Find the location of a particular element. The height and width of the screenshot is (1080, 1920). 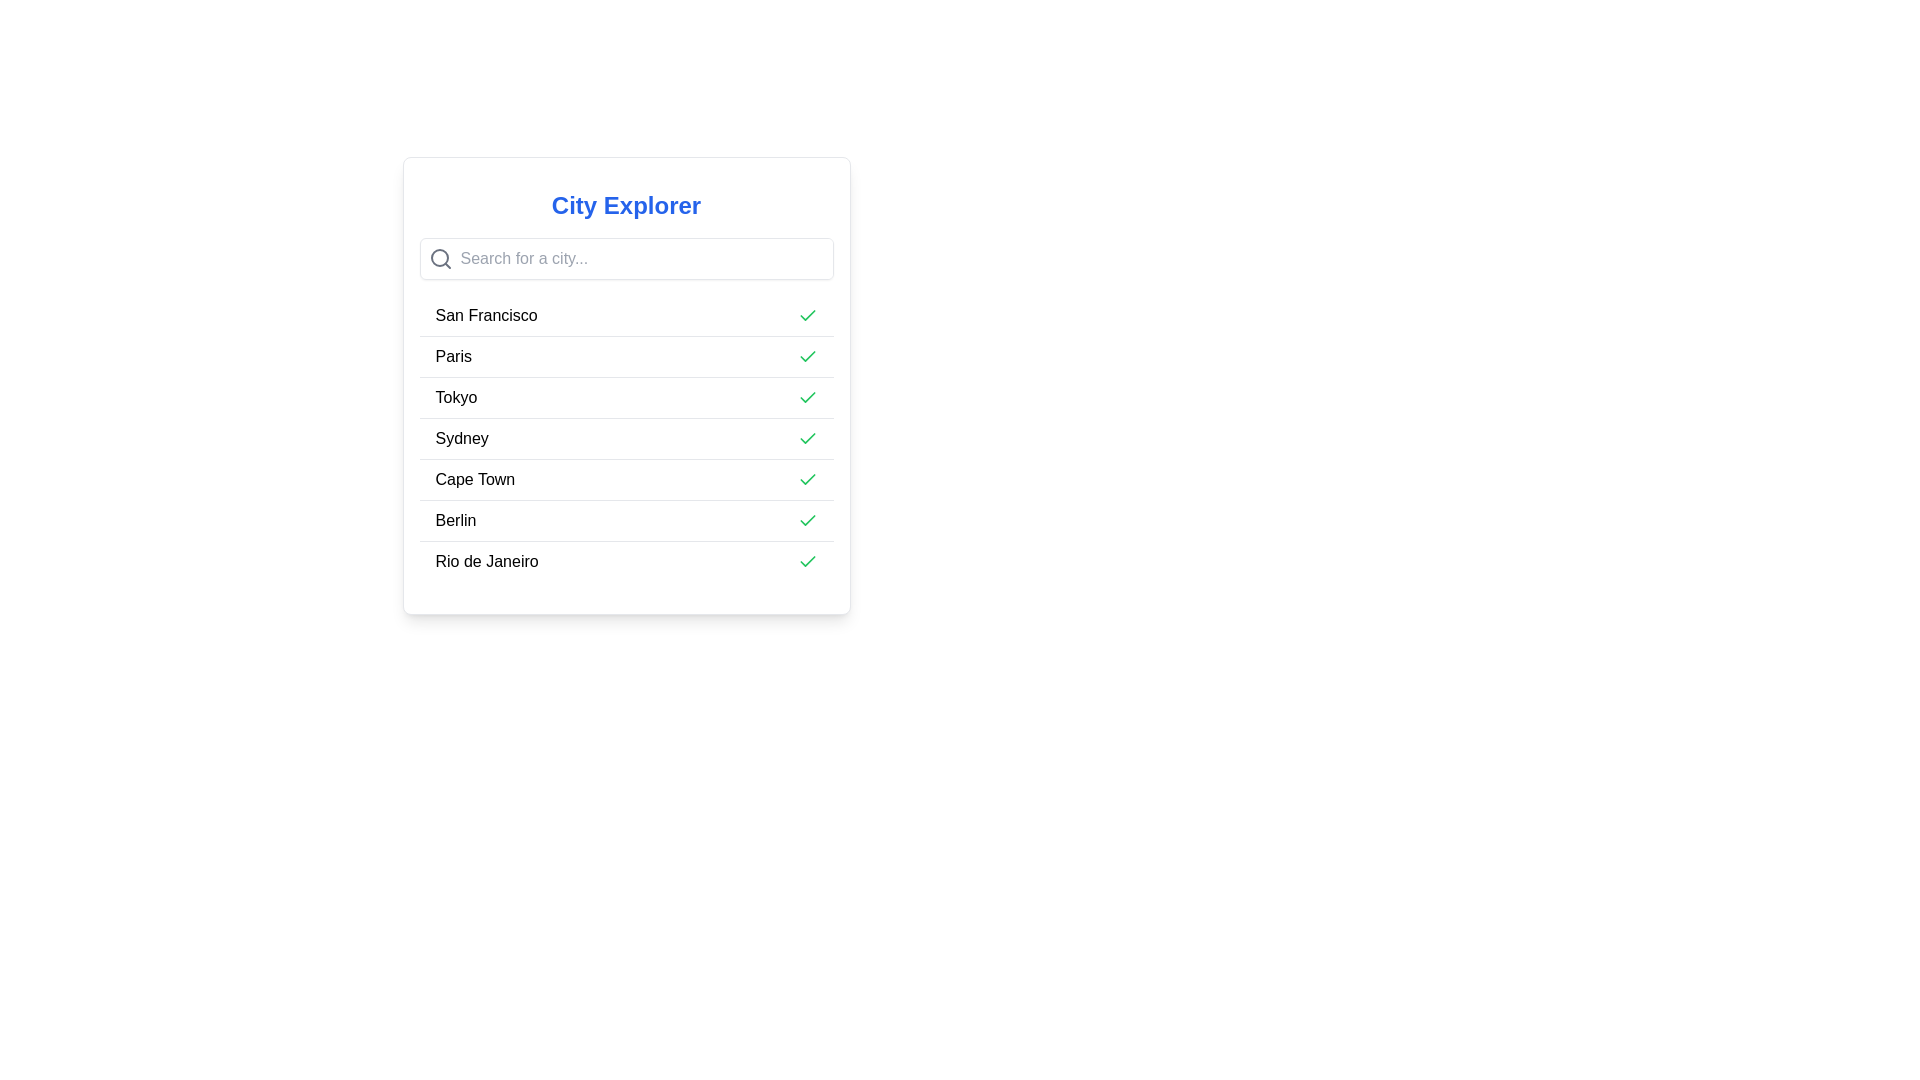

the check mark icon indicating a successful status for the city 'Berlin', which is the sixth item in the list of cities is located at coordinates (807, 561).